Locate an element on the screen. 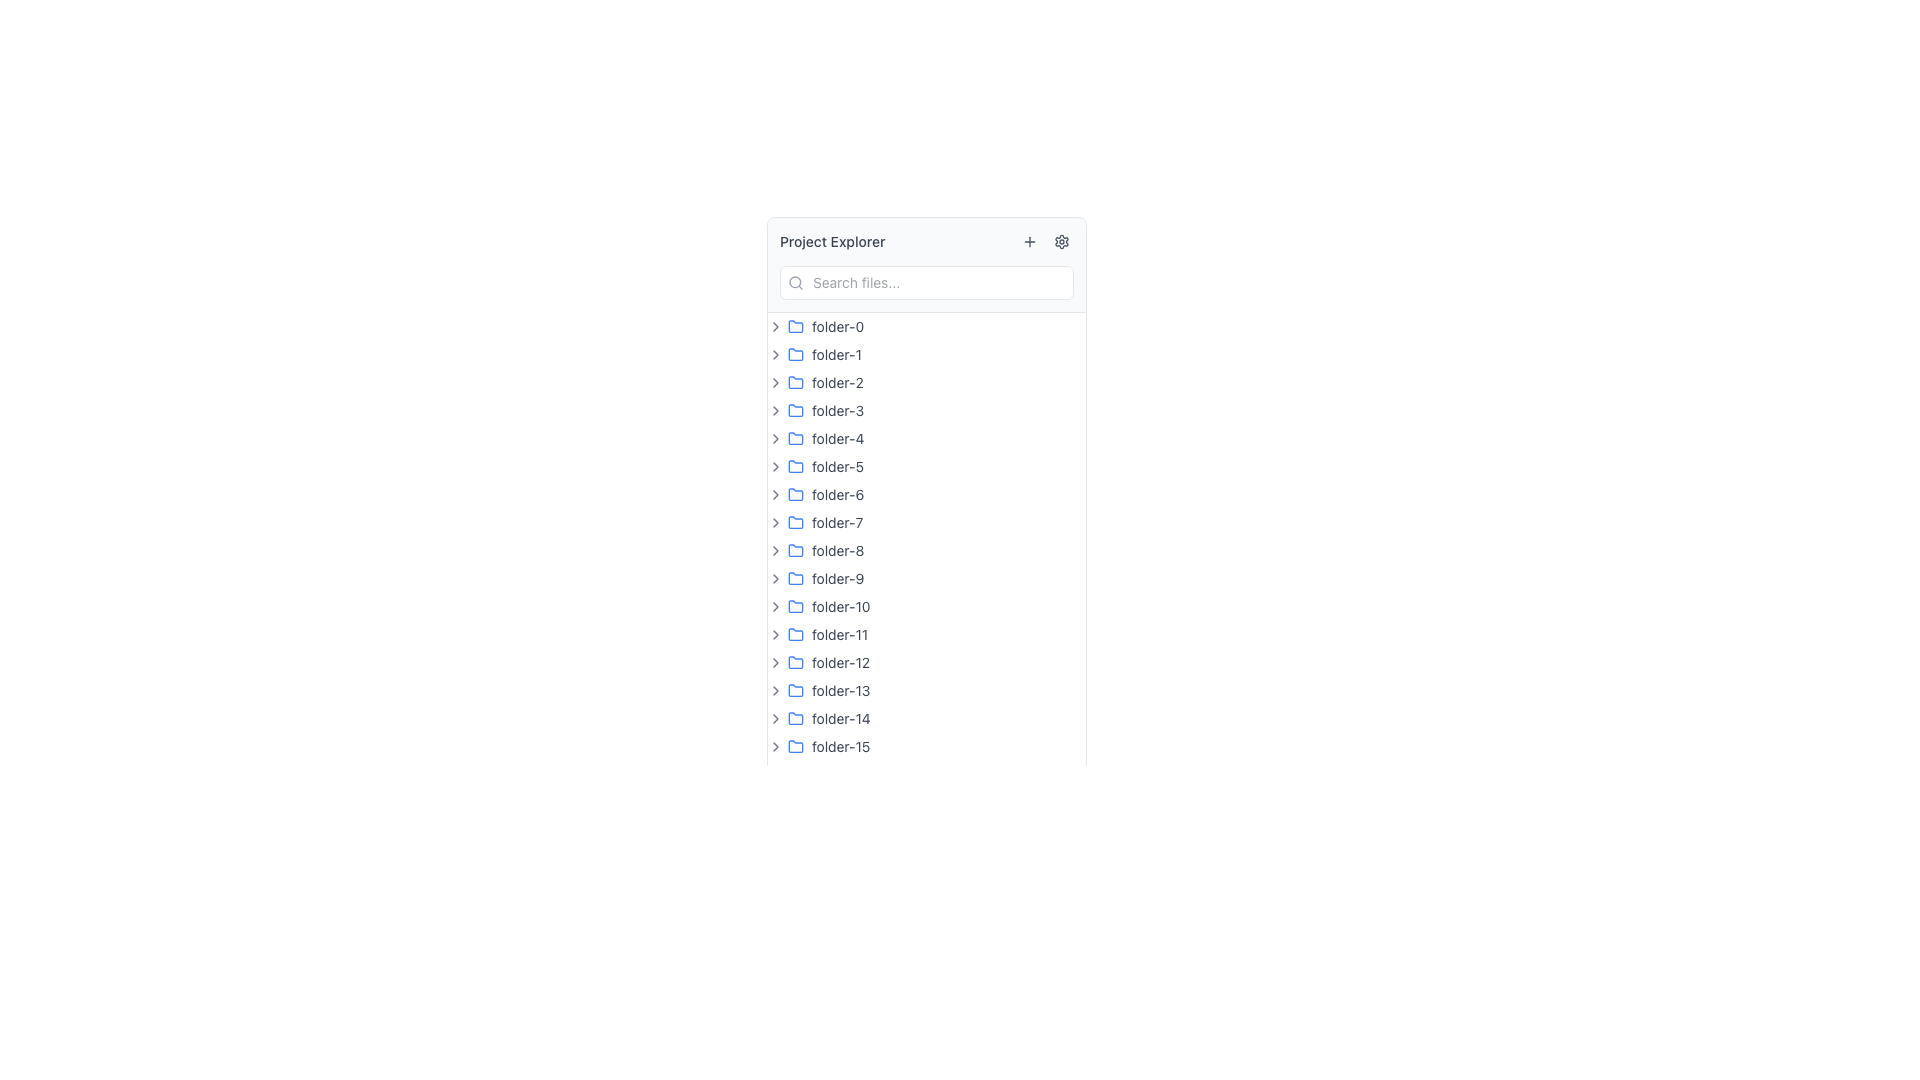 The height and width of the screenshot is (1080, 1920). the Icon Button is located at coordinates (775, 466).